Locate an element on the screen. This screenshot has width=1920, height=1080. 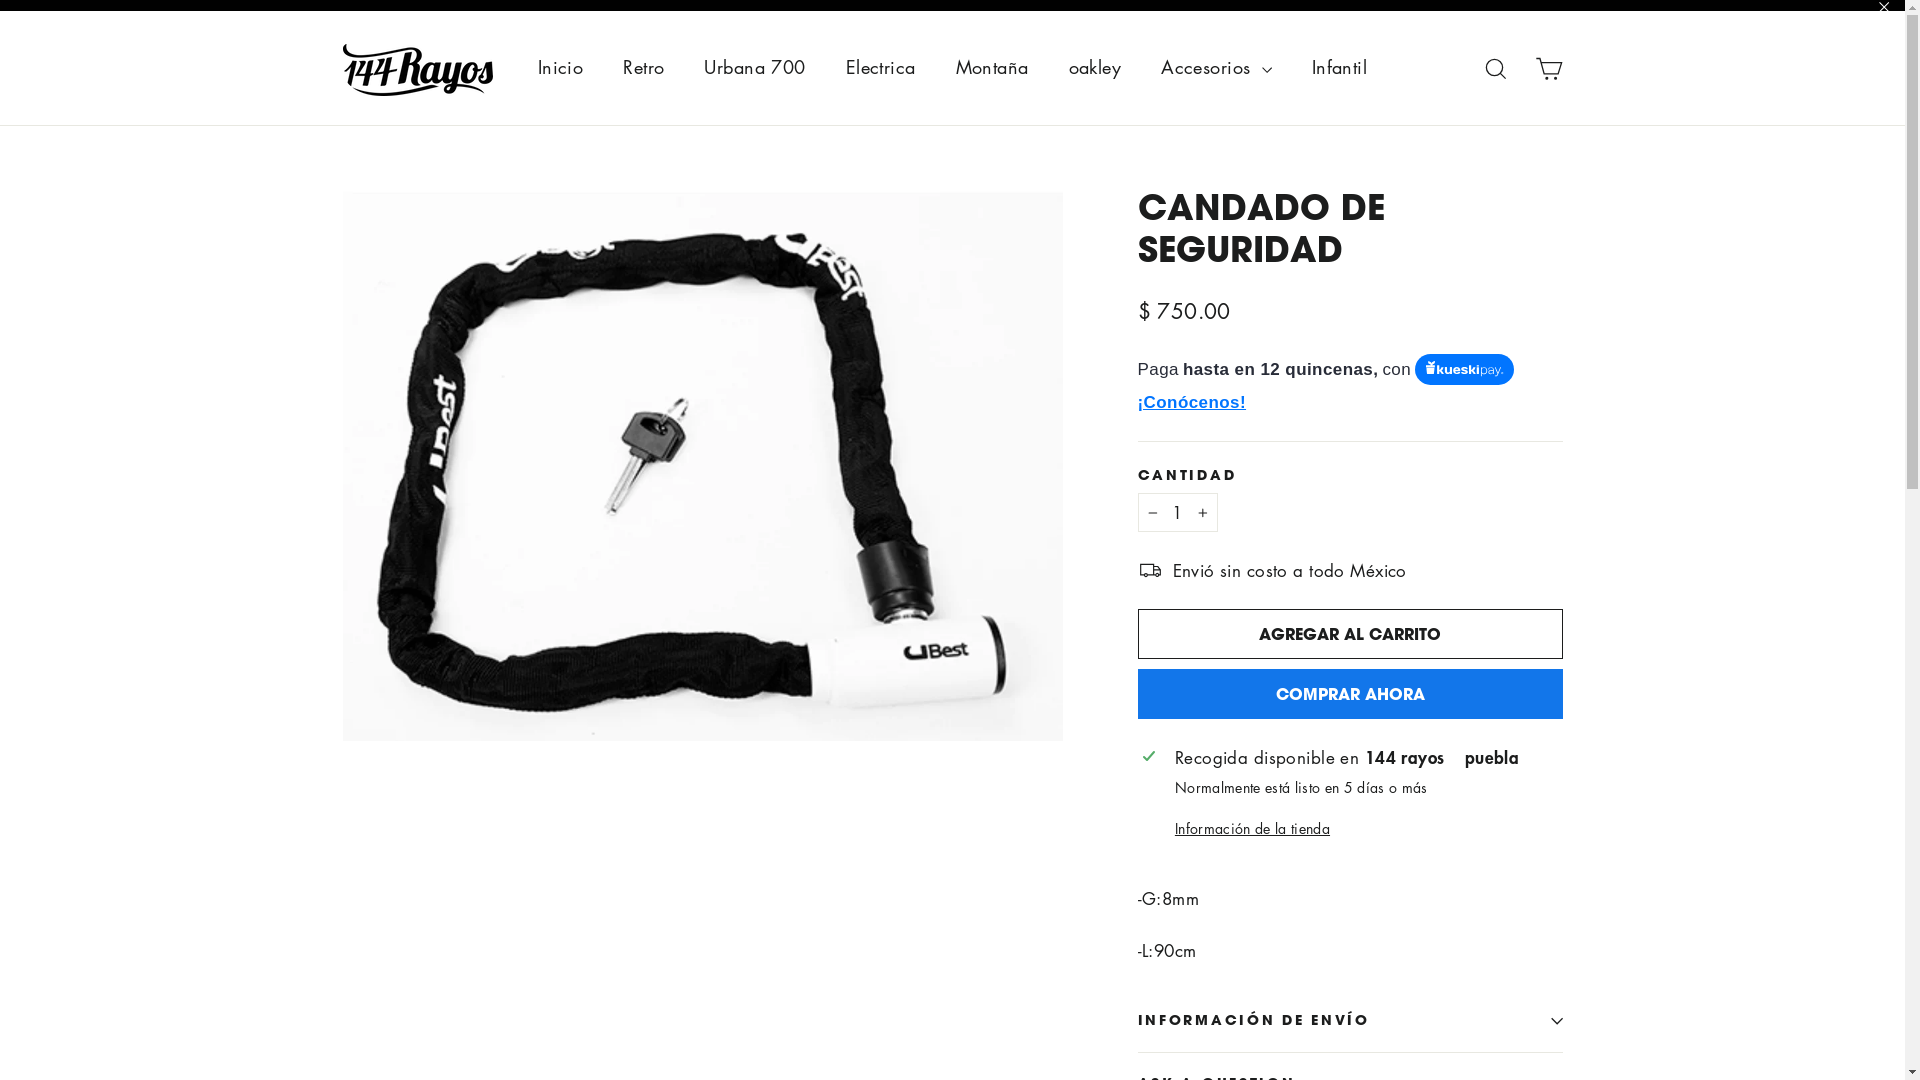
'Infantil' is located at coordinates (1291, 66).